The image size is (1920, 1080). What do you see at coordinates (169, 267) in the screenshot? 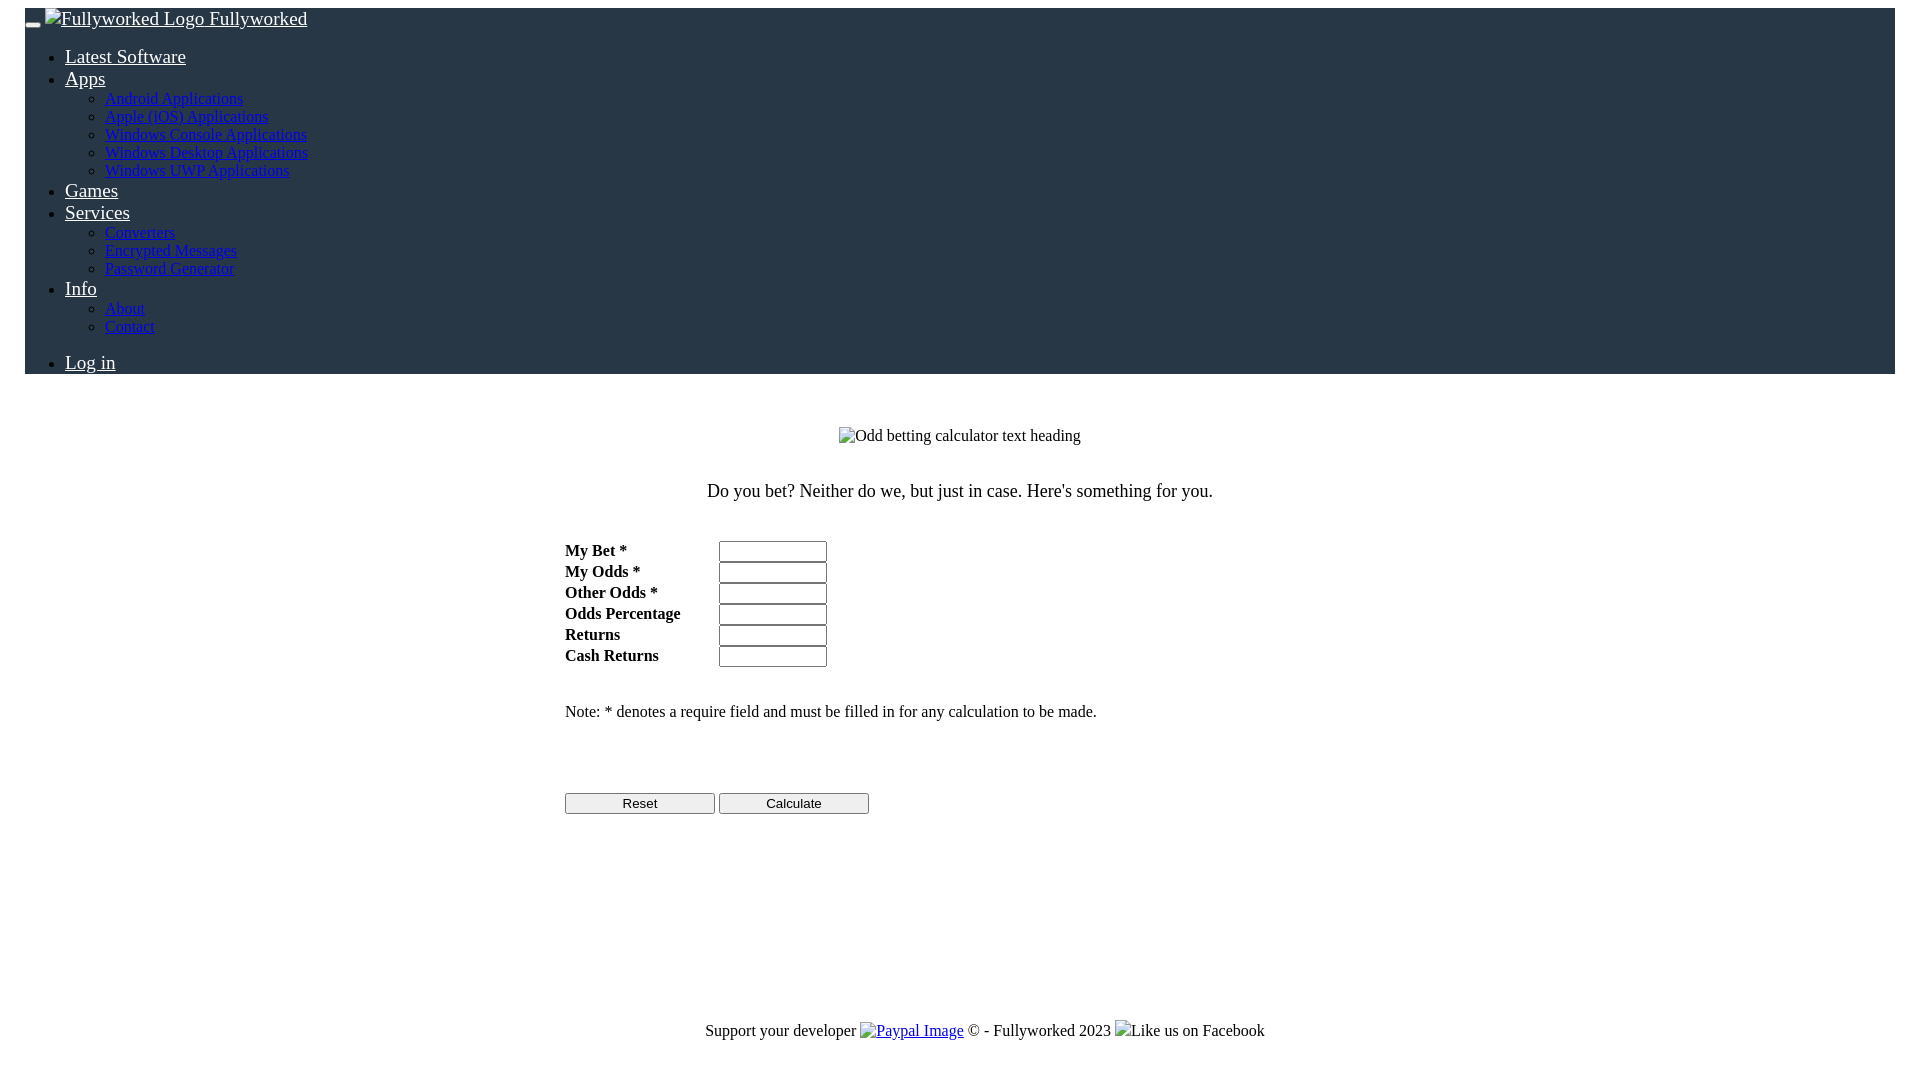
I see `'Password Generator'` at bounding box center [169, 267].